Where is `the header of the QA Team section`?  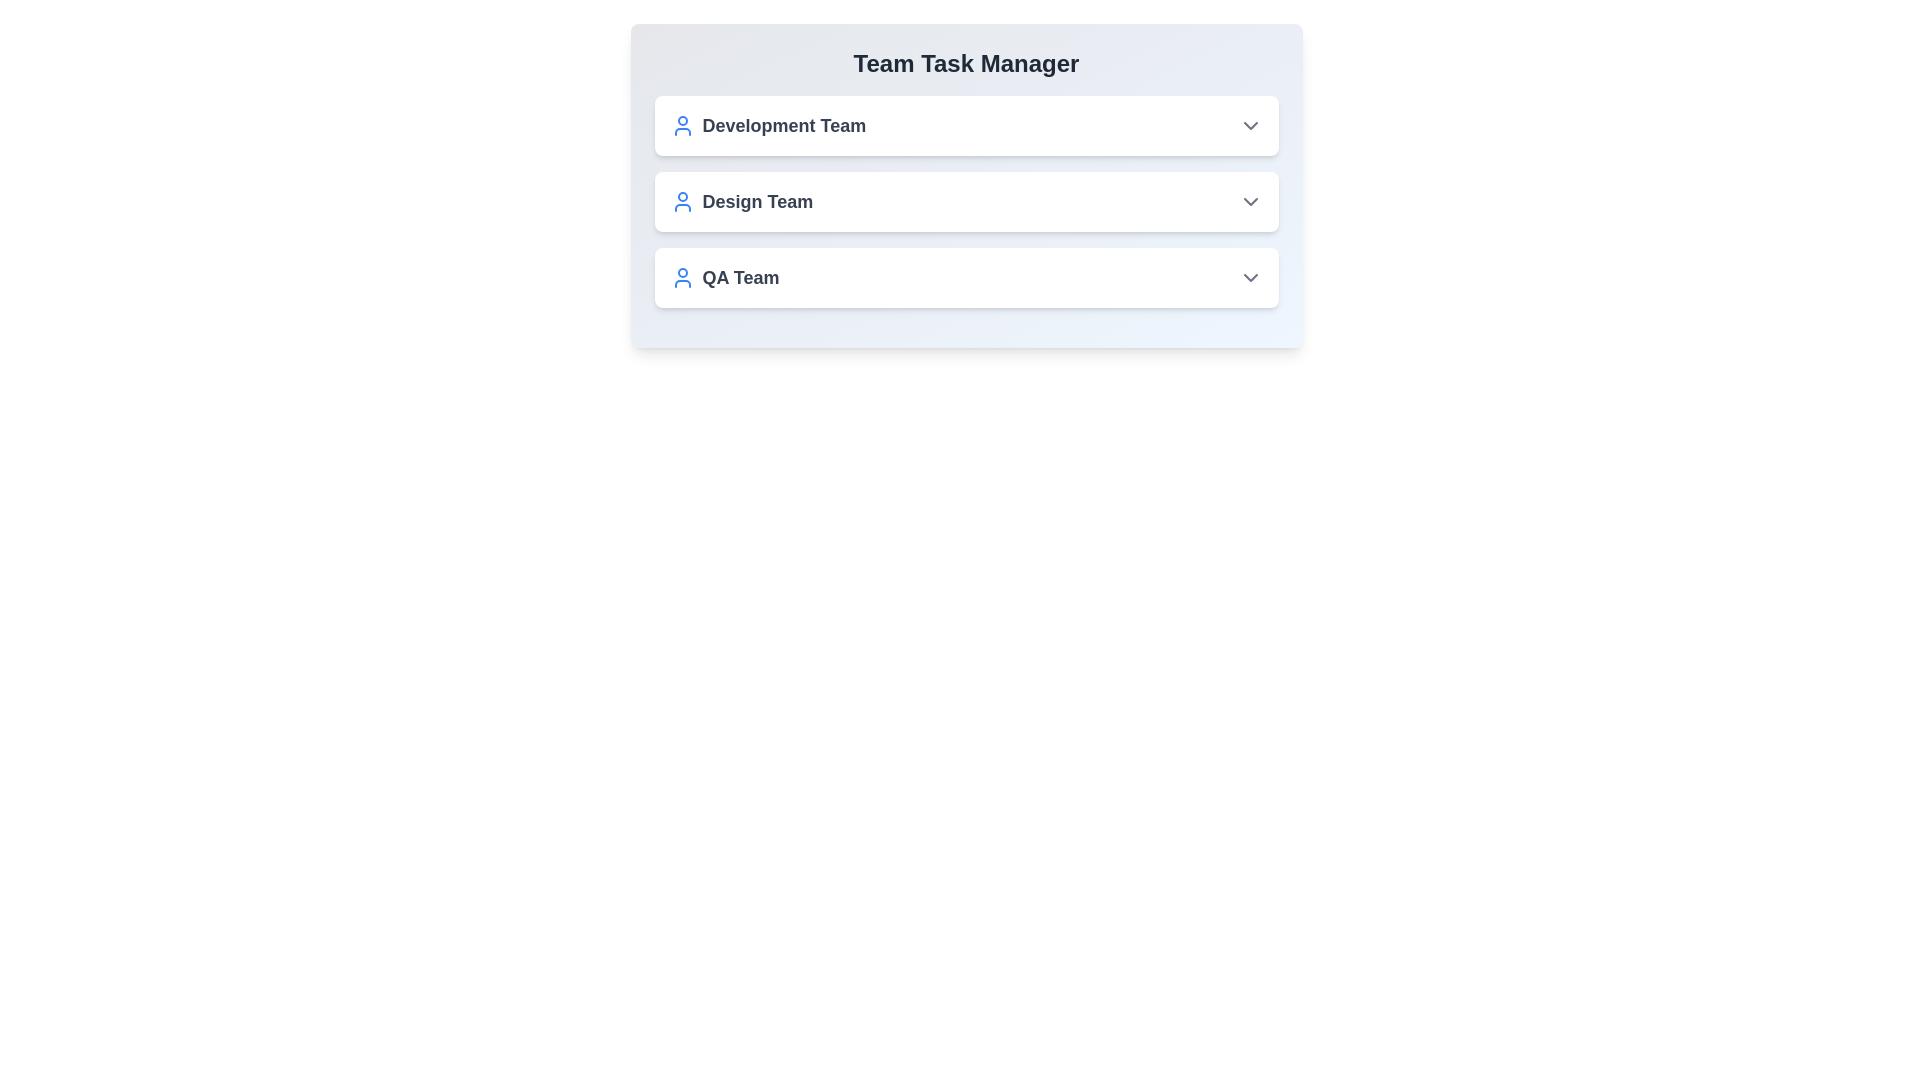 the header of the QA Team section is located at coordinates (966, 277).